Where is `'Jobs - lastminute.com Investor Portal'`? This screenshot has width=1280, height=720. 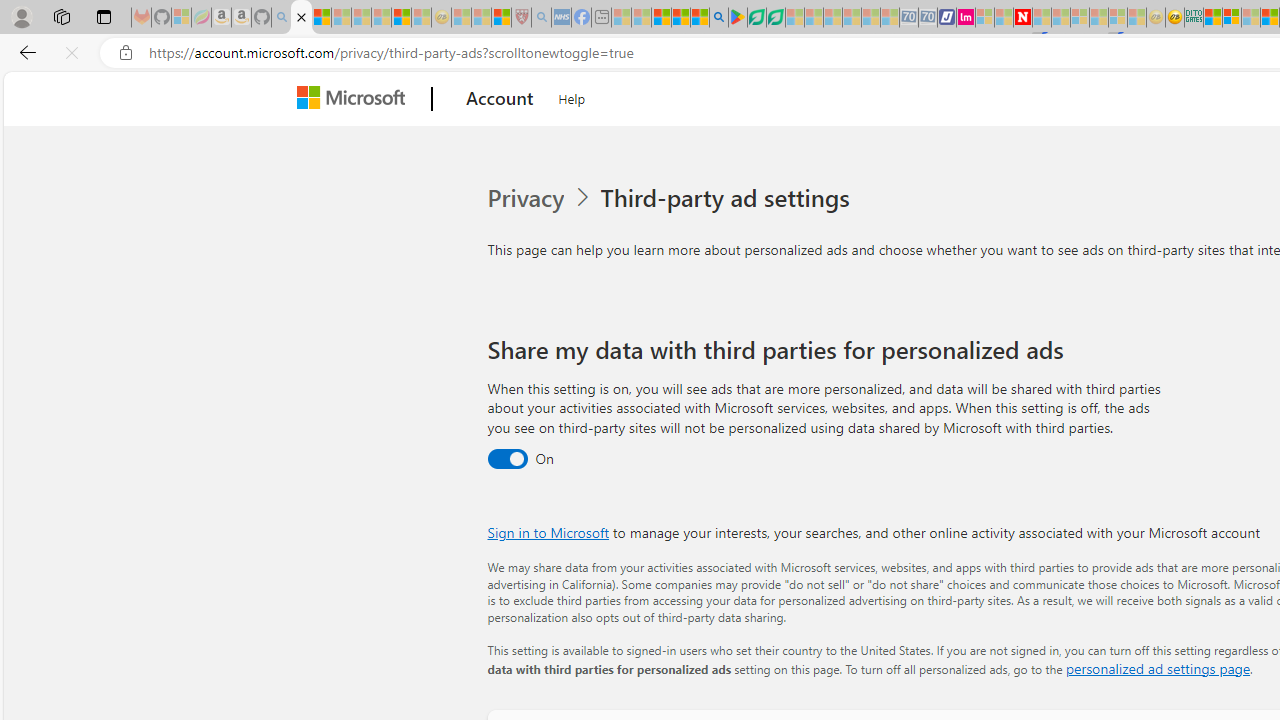
'Jobs - lastminute.com Investor Portal' is located at coordinates (966, 17).